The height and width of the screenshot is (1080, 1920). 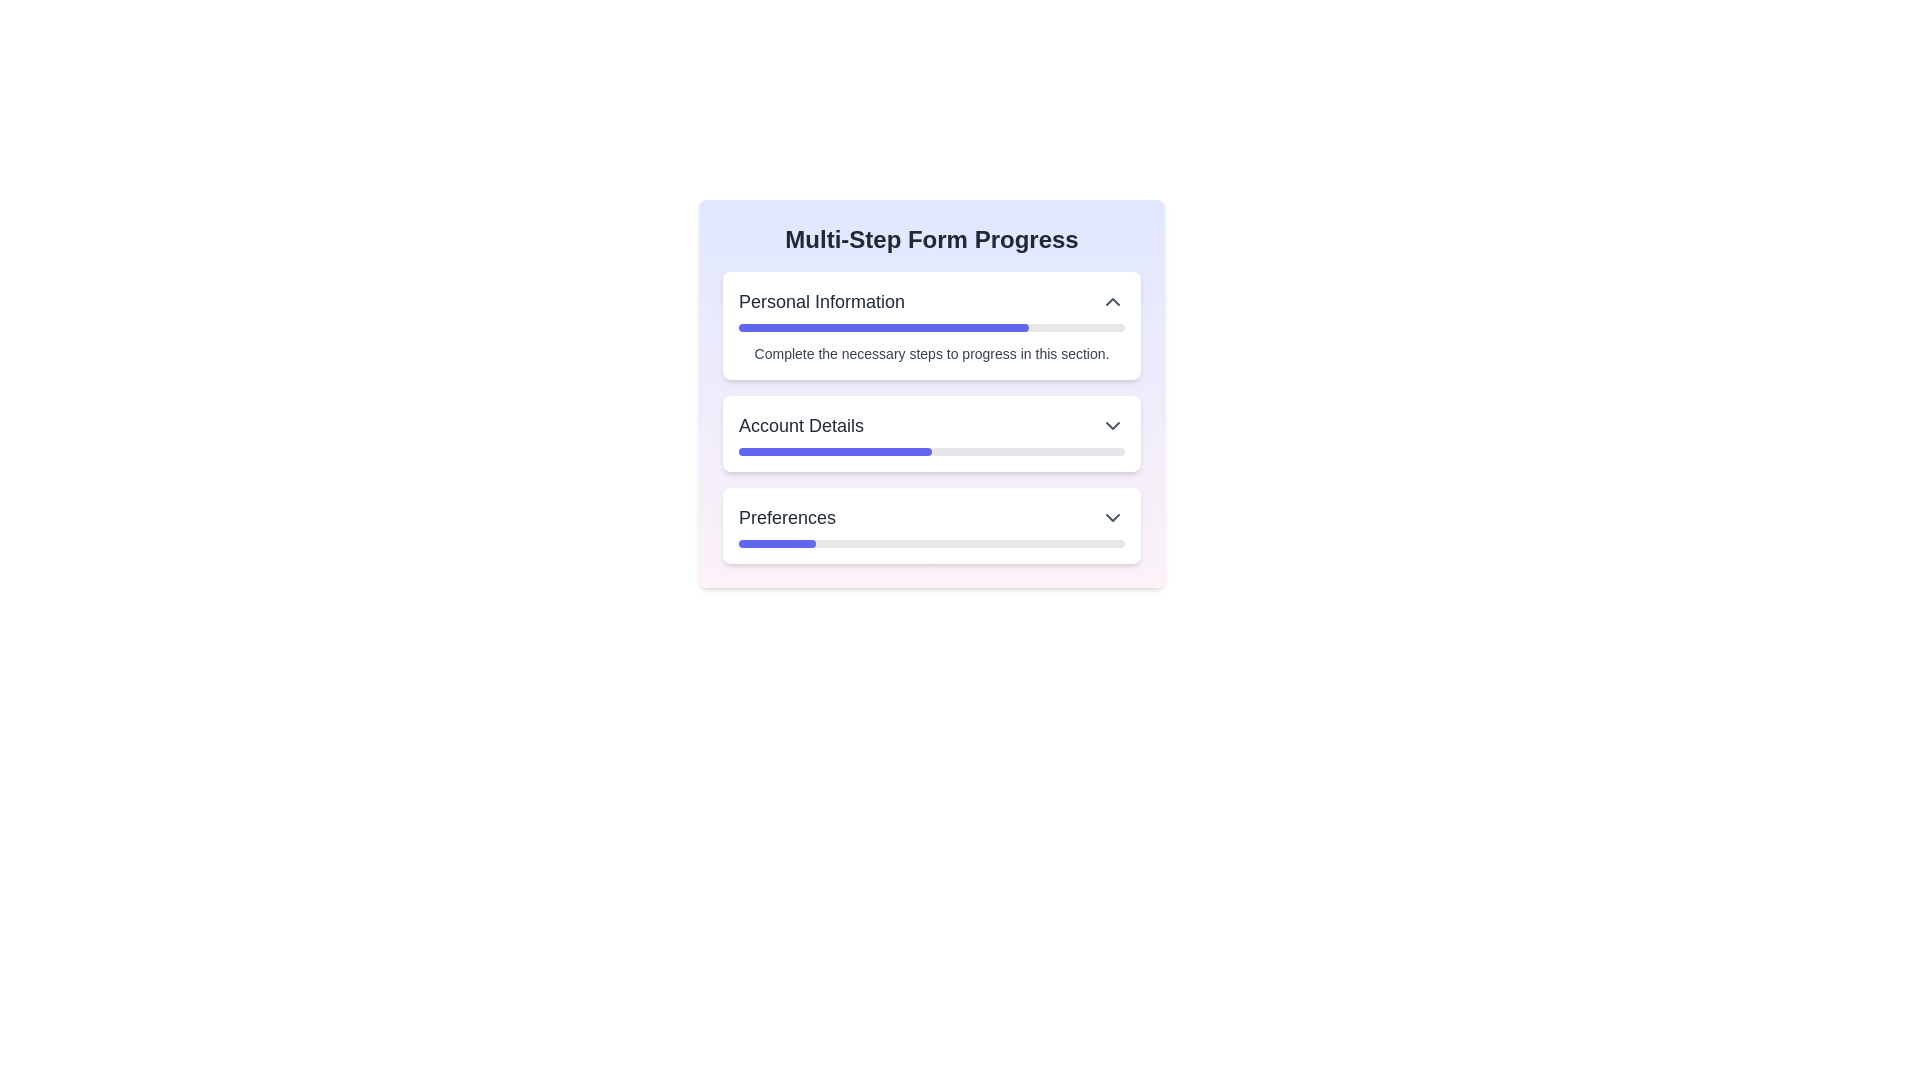 What do you see at coordinates (930, 543) in the screenshot?
I see `the progress bar located at the bottom of the 'Preferences' section, directly beneath the 'Preferences' label and dropdown icon` at bounding box center [930, 543].